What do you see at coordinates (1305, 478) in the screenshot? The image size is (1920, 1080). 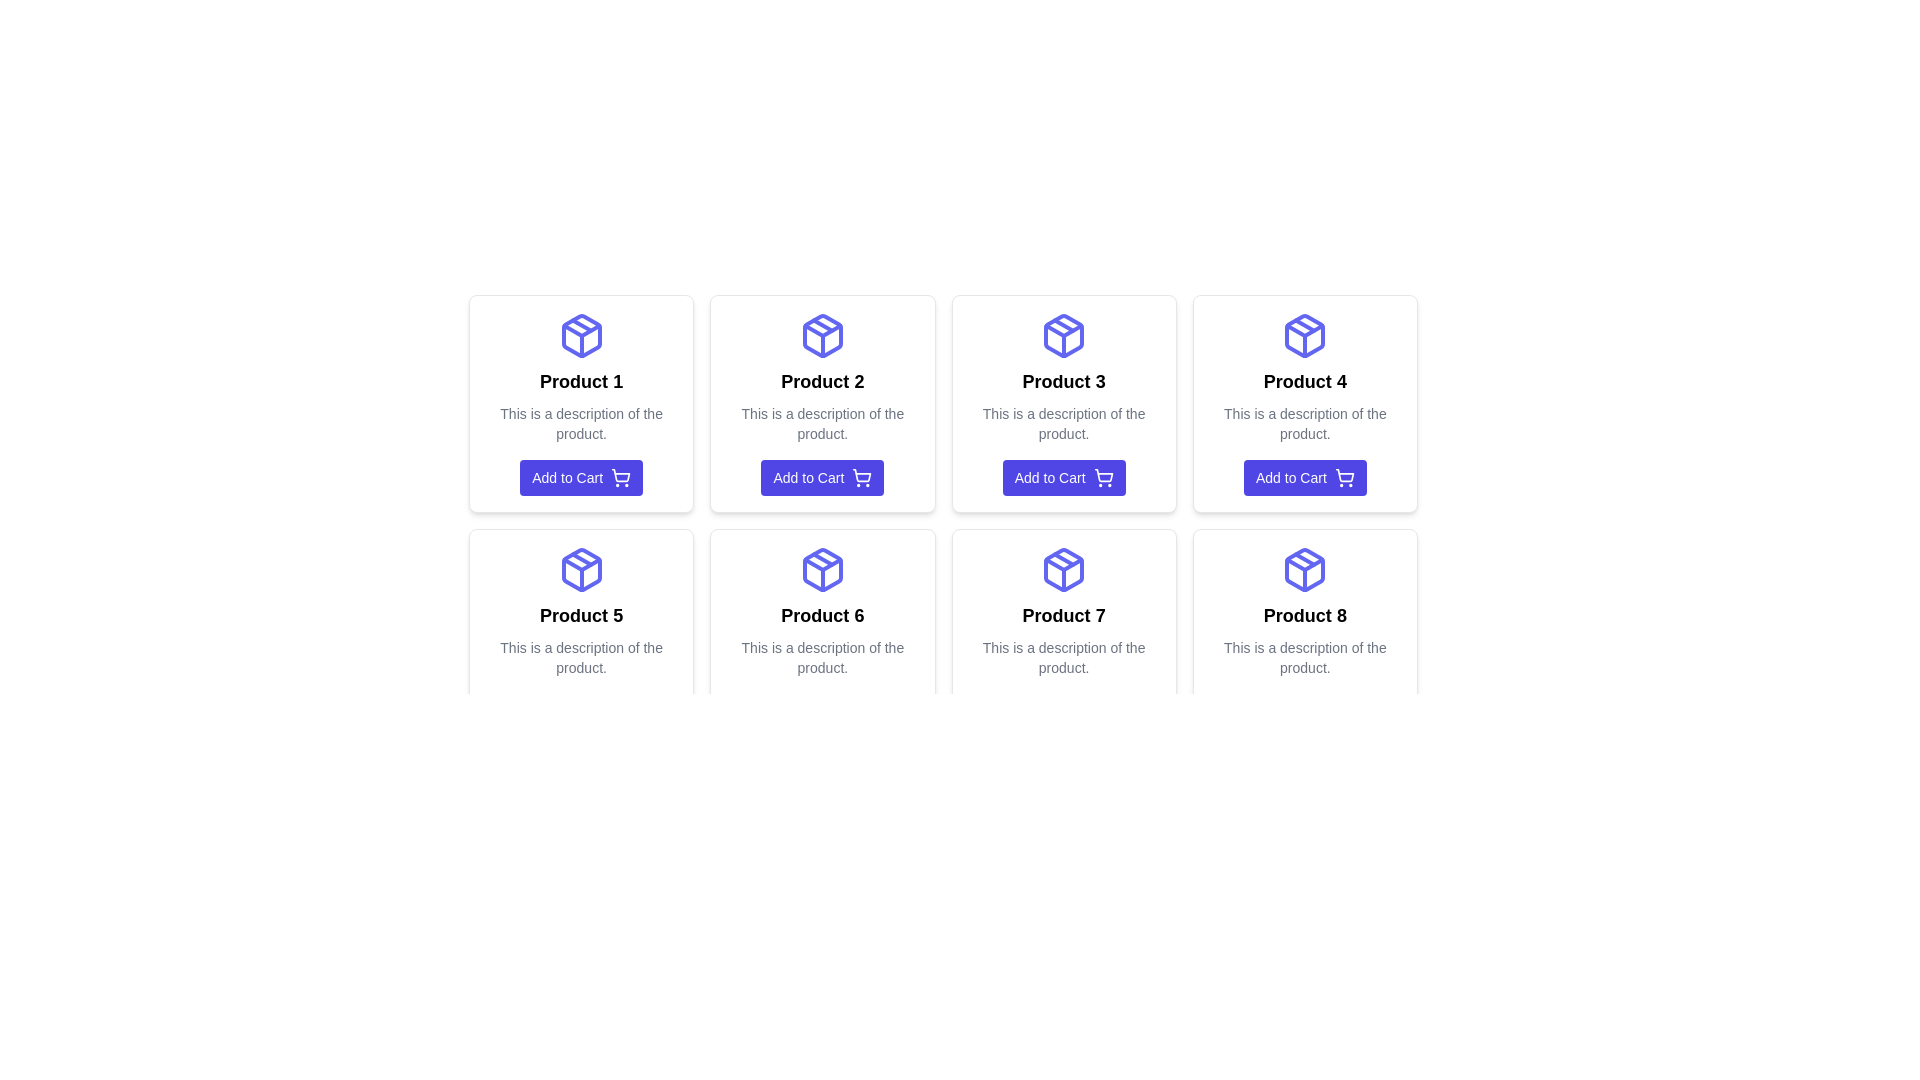 I see `the button at the bottom center of the card labeled 'Product 4'` at bounding box center [1305, 478].